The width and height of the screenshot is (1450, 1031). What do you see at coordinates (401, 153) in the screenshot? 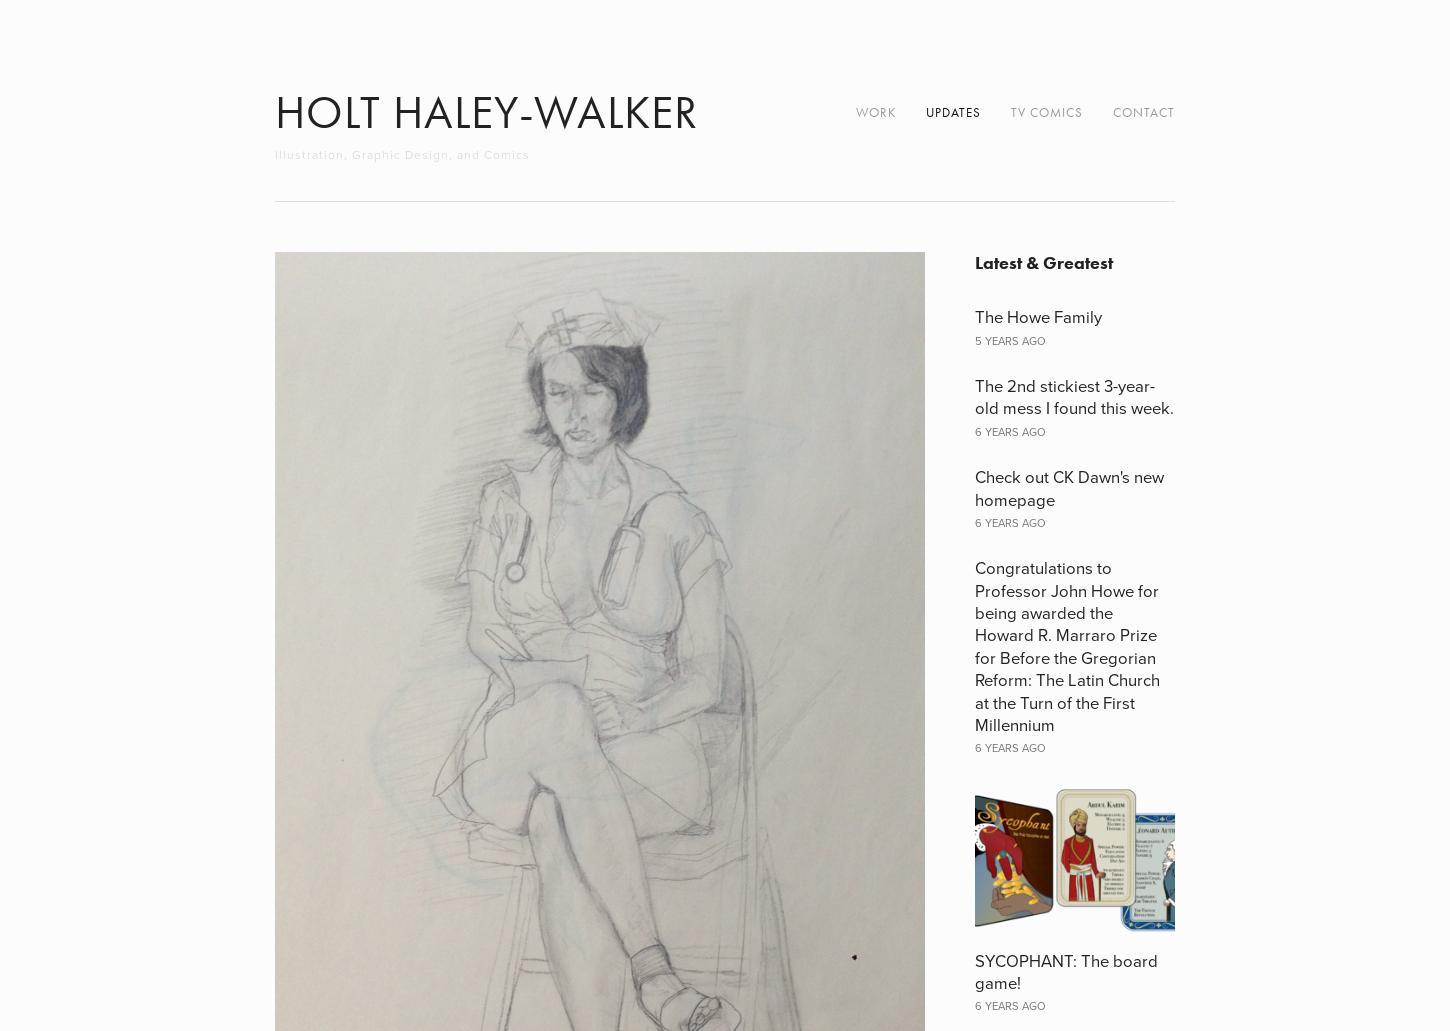
I see `'Illustration, Graphic Design, and Comics'` at bounding box center [401, 153].